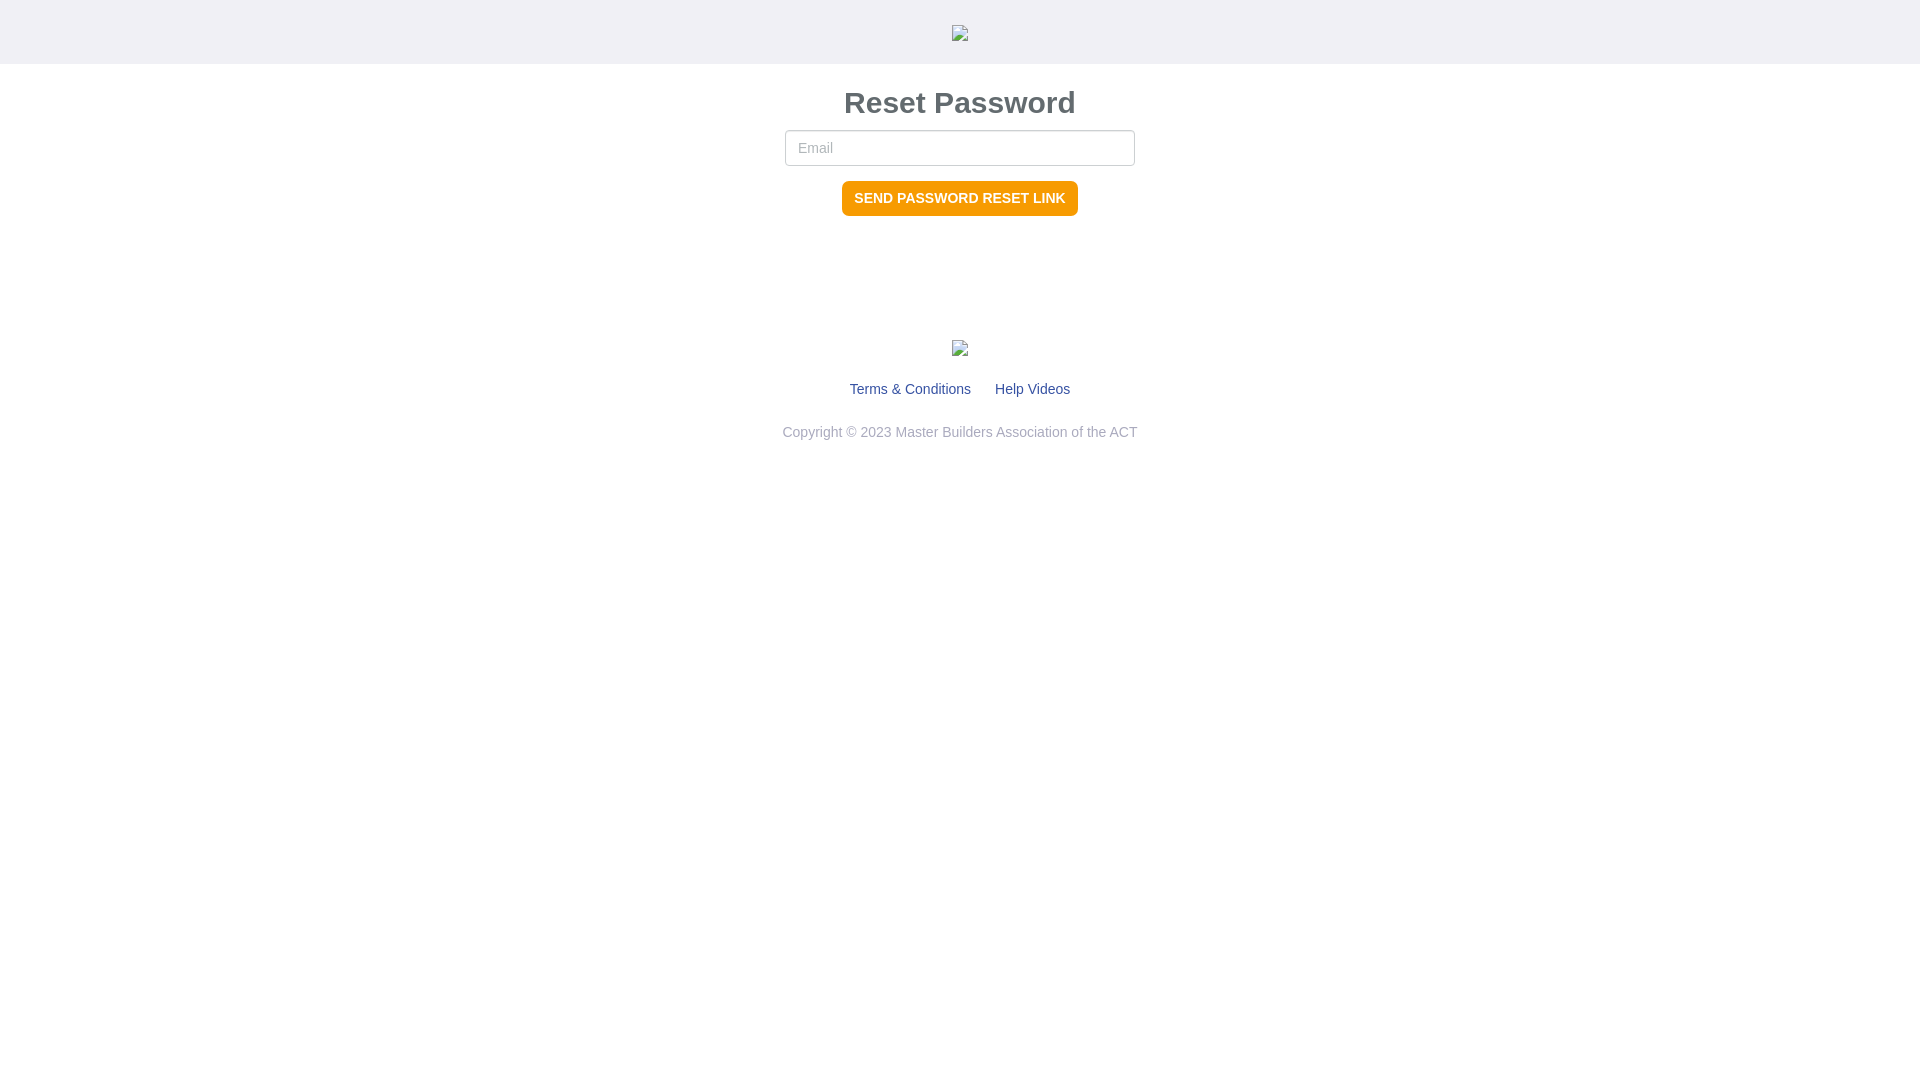  I want to click on 'Help Videos', so click(1032, 389).